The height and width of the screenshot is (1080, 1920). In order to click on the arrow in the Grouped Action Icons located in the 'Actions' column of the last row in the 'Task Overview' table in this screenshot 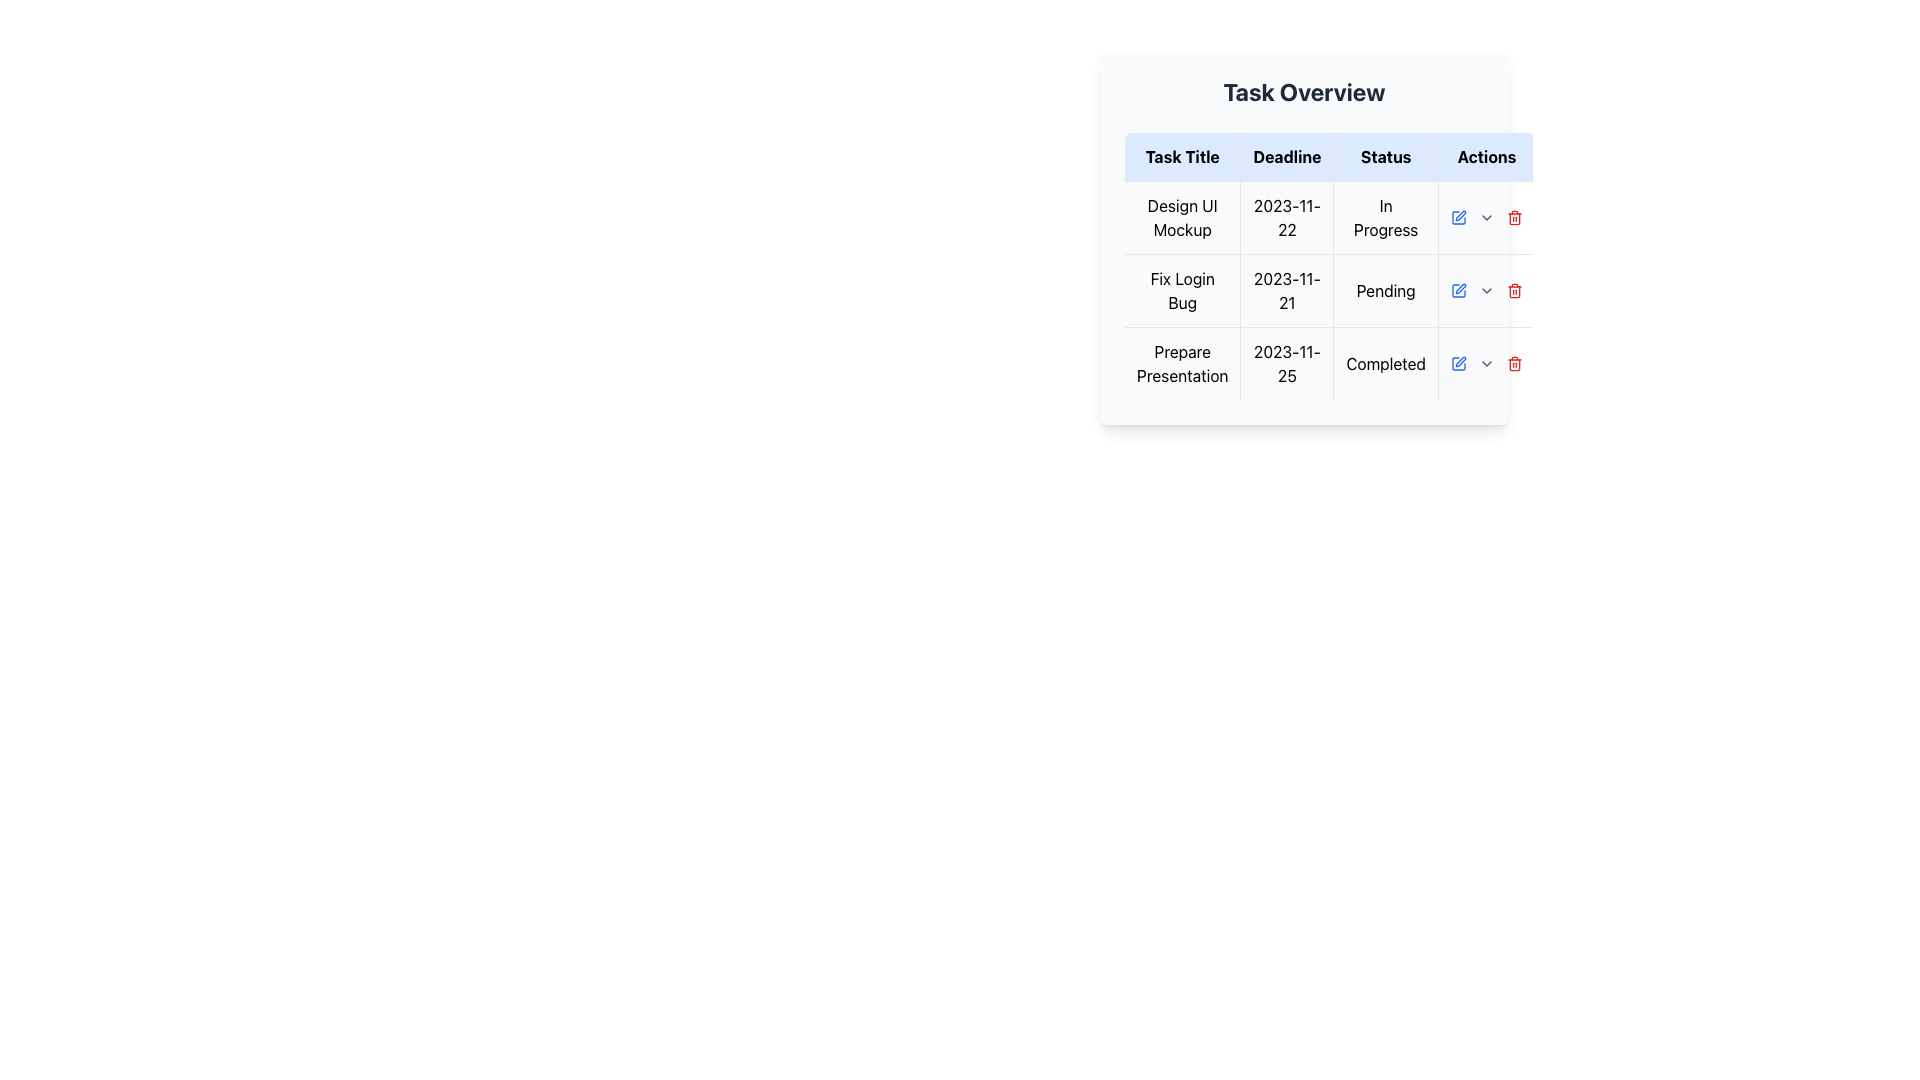, I will do `click(1487, 363)`.